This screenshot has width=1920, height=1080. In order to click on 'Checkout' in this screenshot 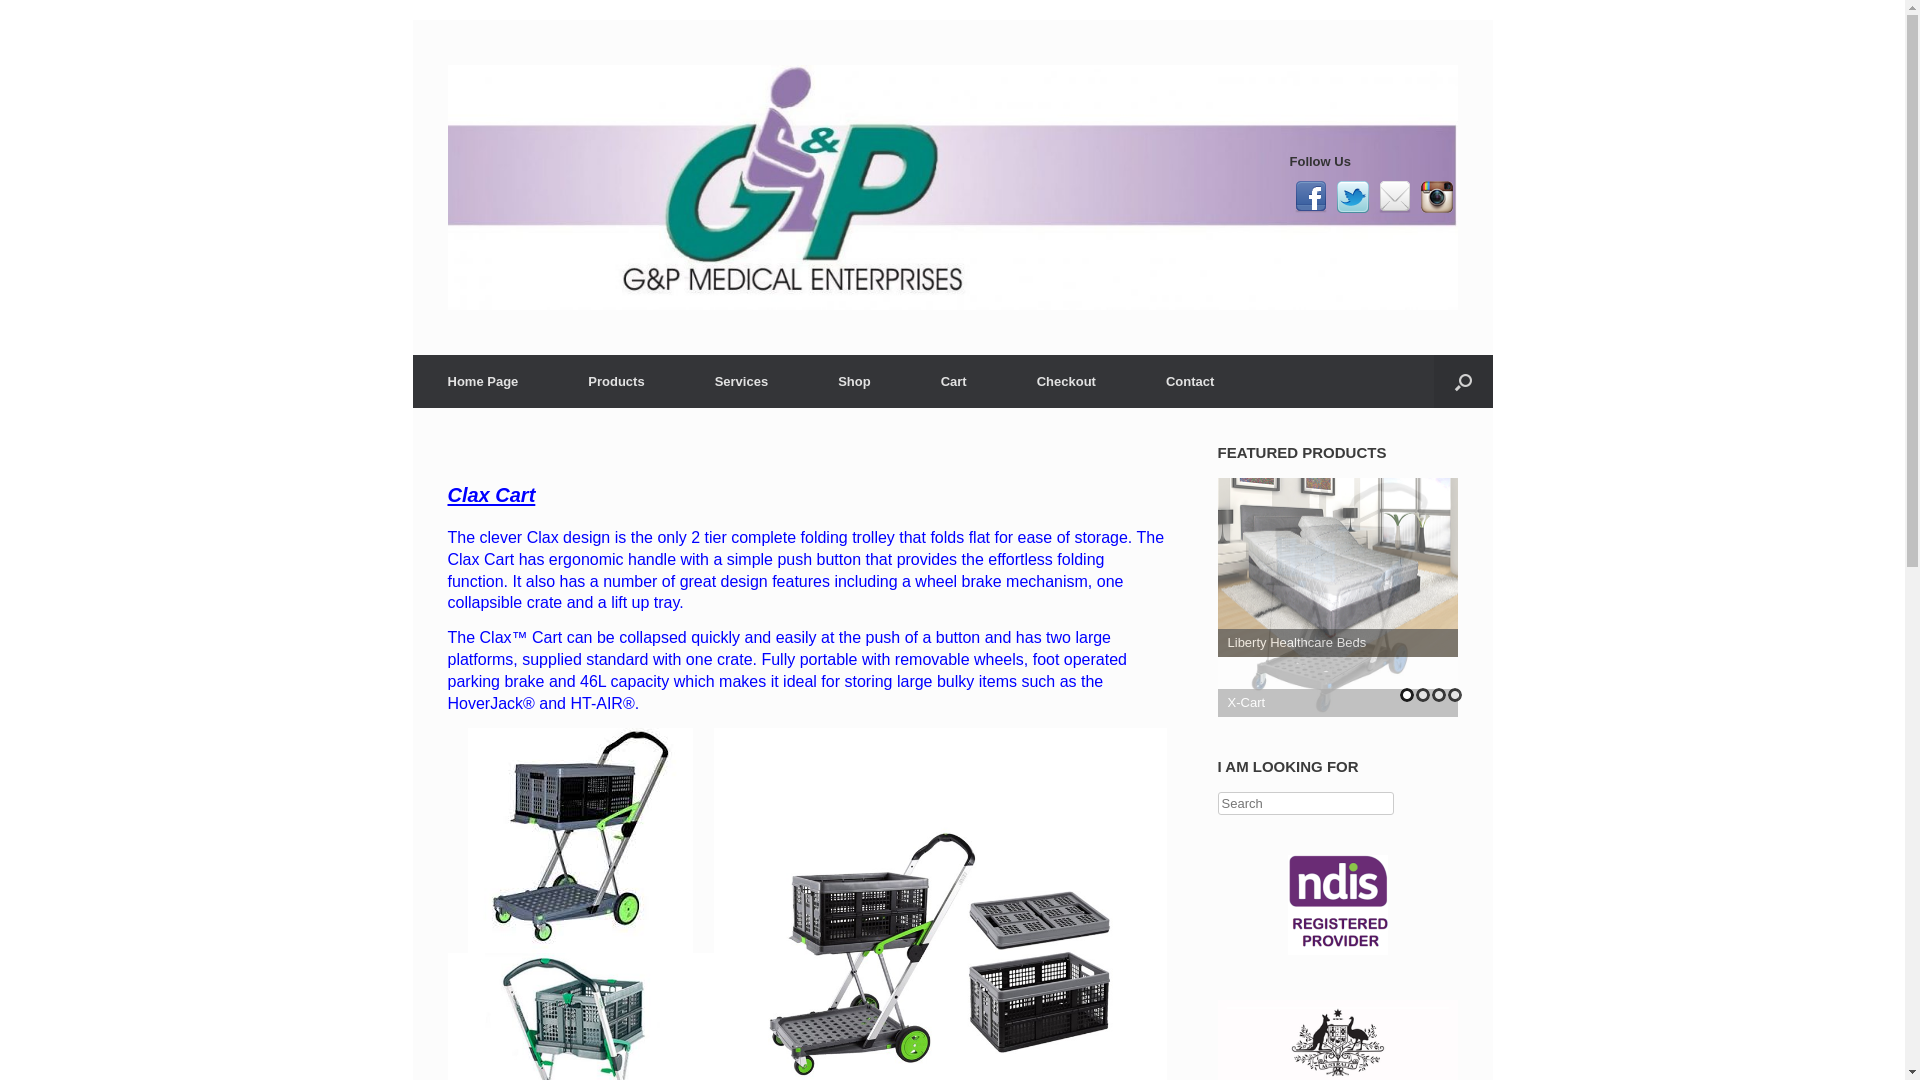, I will do `click(1065, 381)`.